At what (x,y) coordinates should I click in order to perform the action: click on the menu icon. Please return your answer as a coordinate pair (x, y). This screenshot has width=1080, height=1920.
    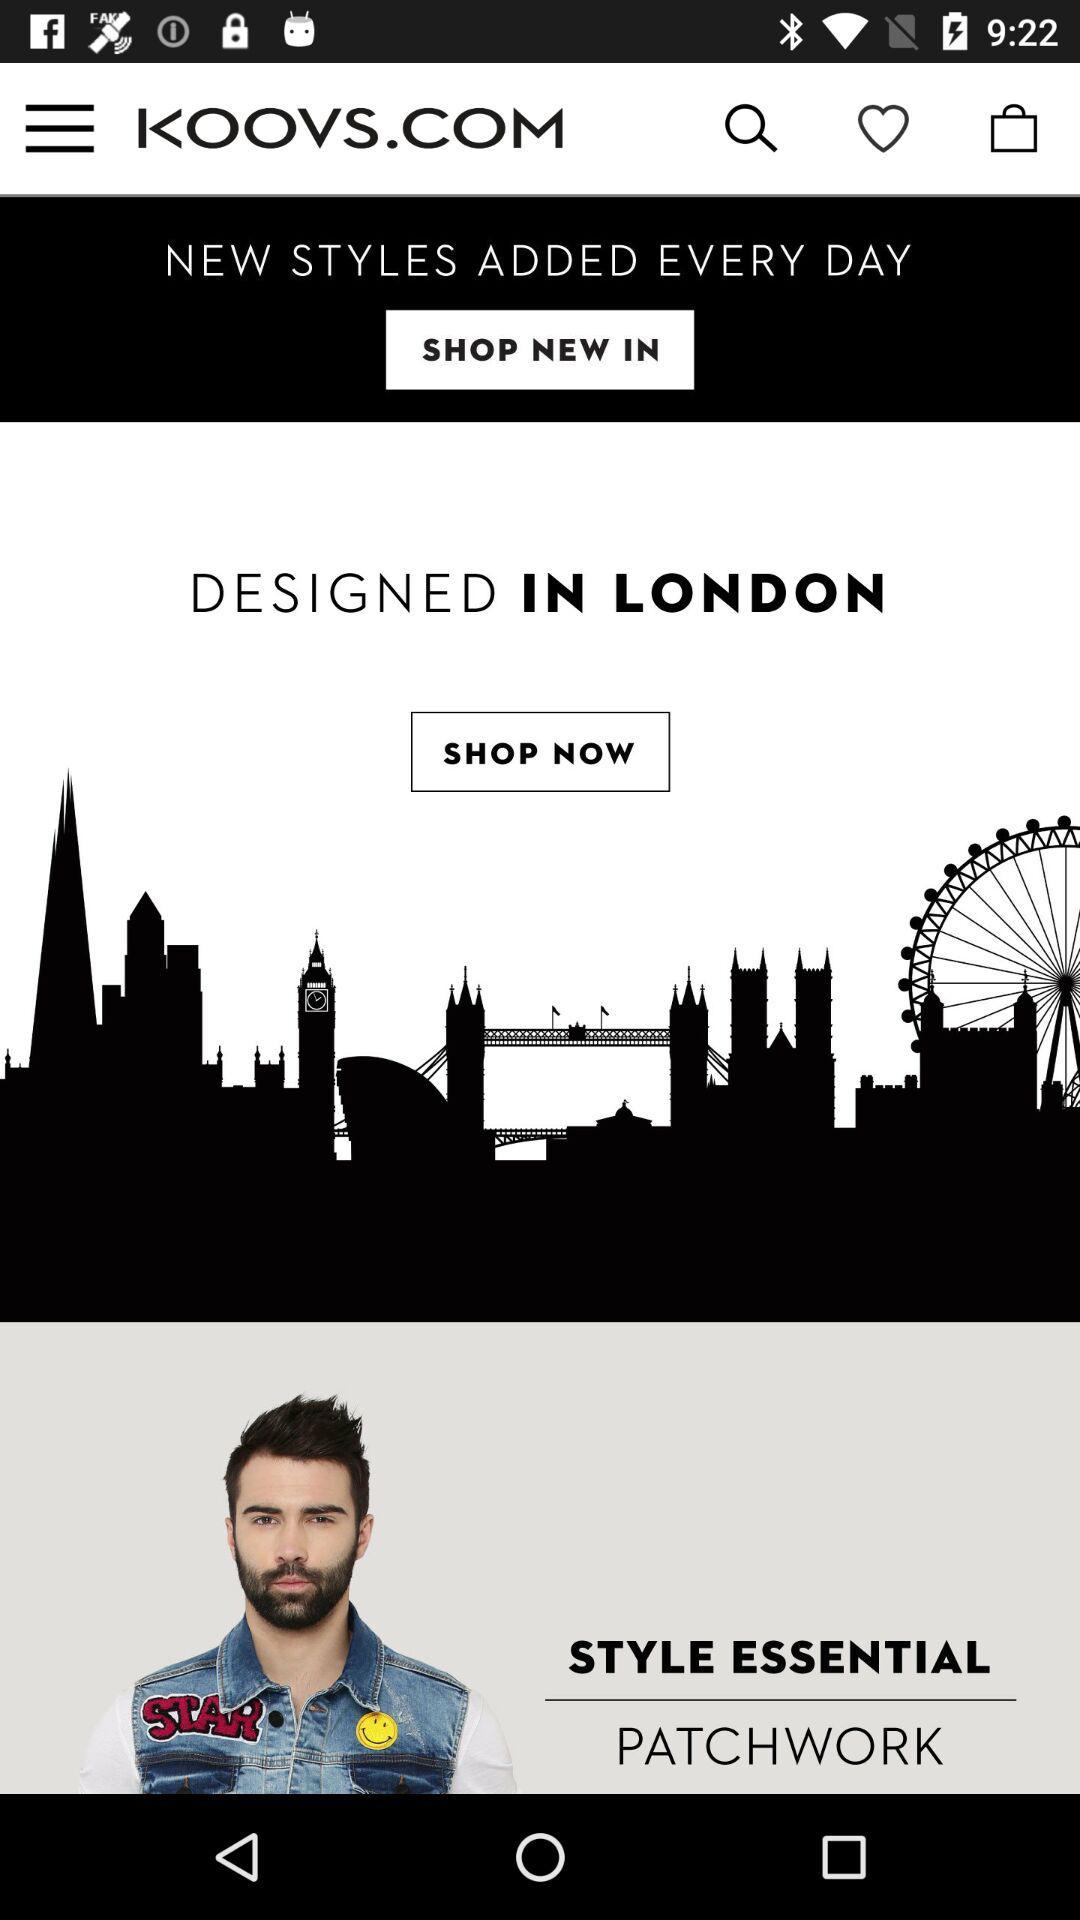
    Looking at the image, I should click on (58, 127).